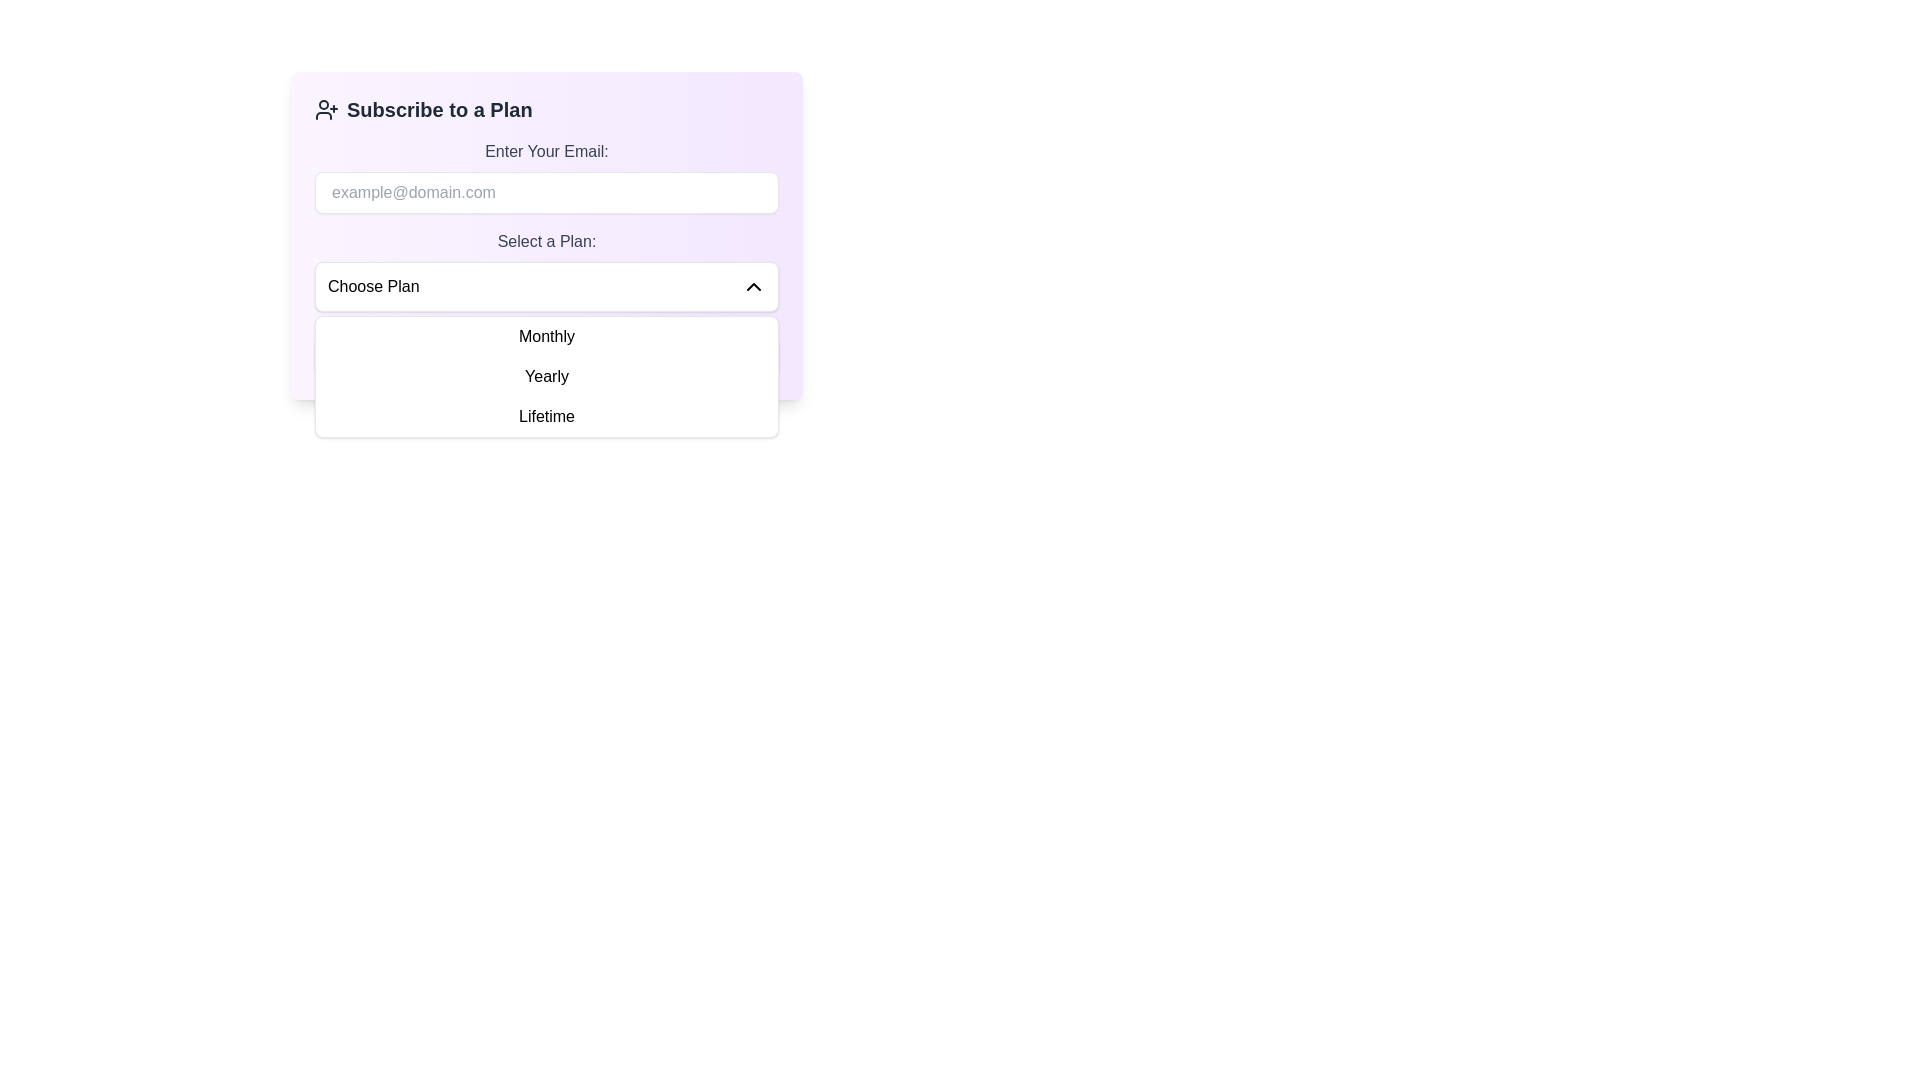  I want to click on the small, square-shaped icon with rounded corners that is part of a larger icon containing an 'X' mark, located at the top-right of the 'Monthly' plan selection in the dropdown menu, so click(695, 354).